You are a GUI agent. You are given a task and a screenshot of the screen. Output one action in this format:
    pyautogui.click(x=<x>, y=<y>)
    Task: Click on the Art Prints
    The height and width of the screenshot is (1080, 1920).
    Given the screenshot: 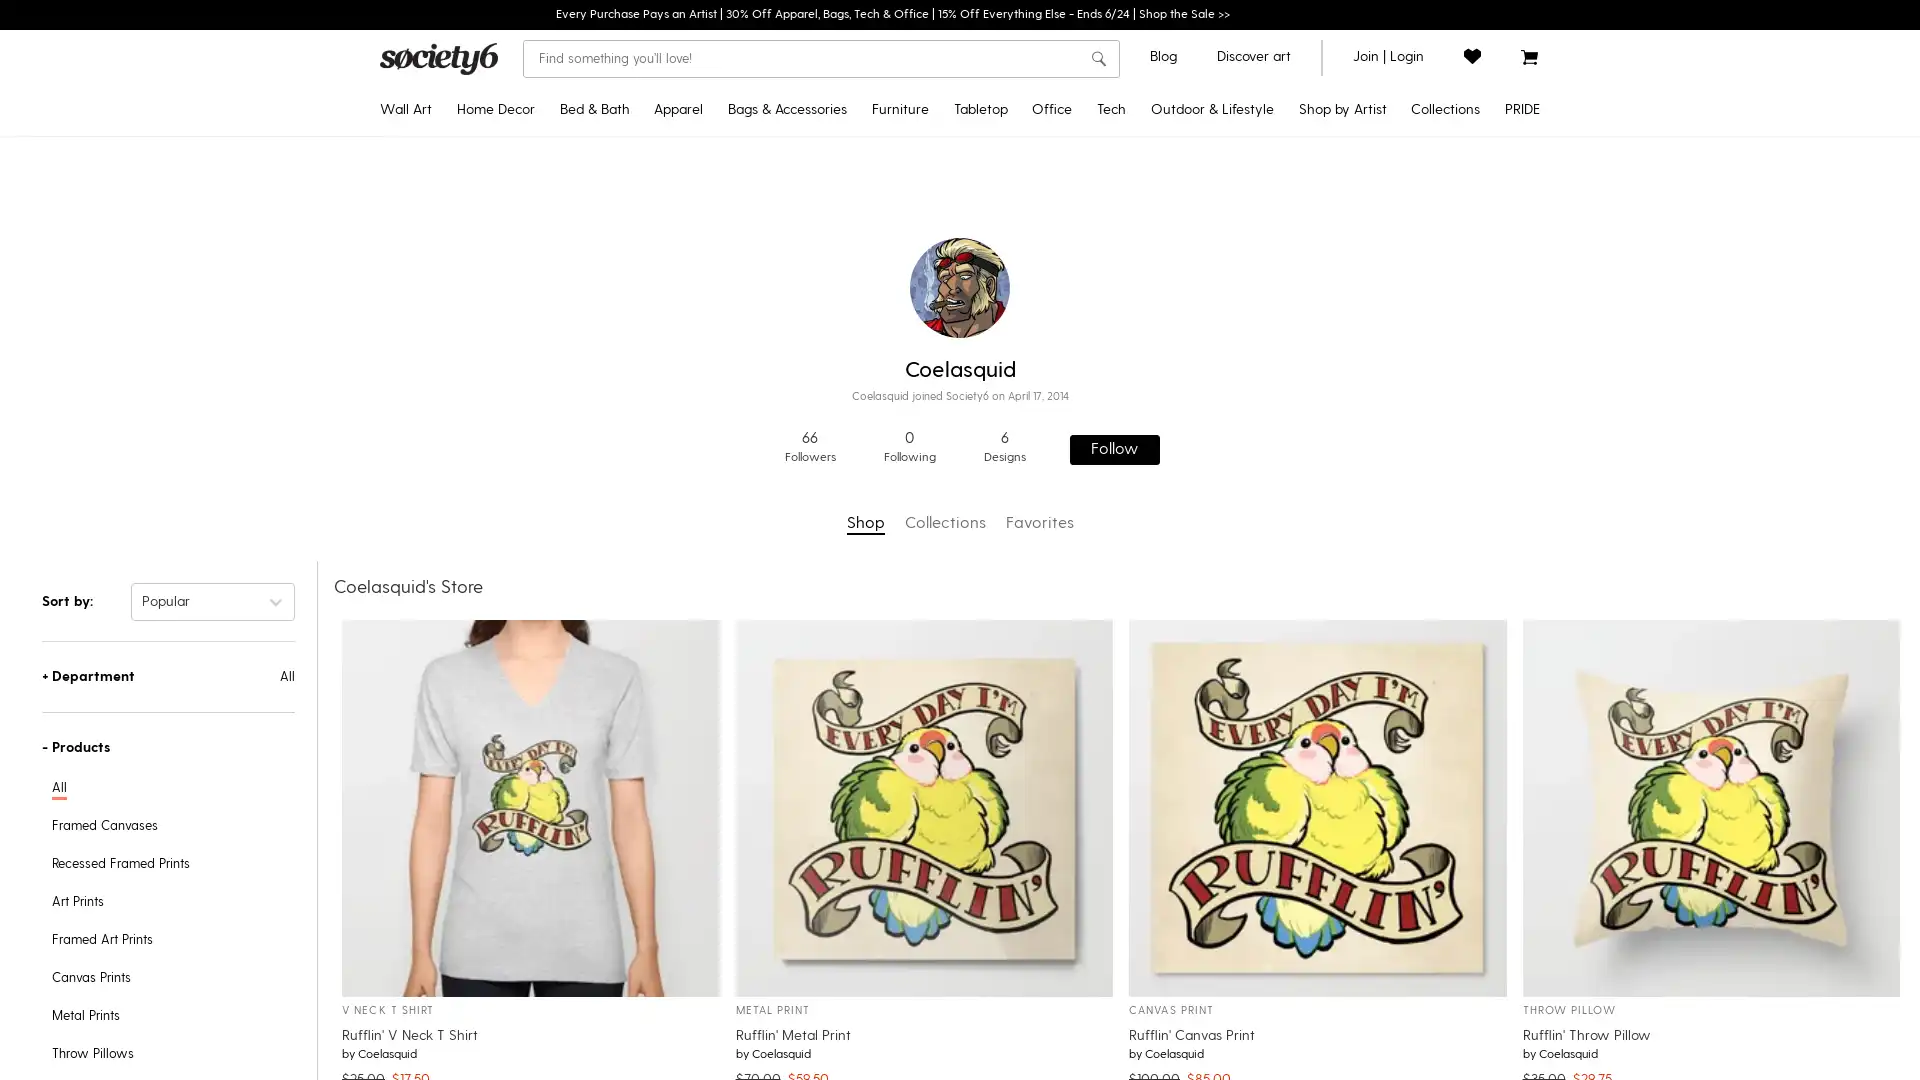 What is the action you would take?
    pyautogui.click(x=470, y=160)
    